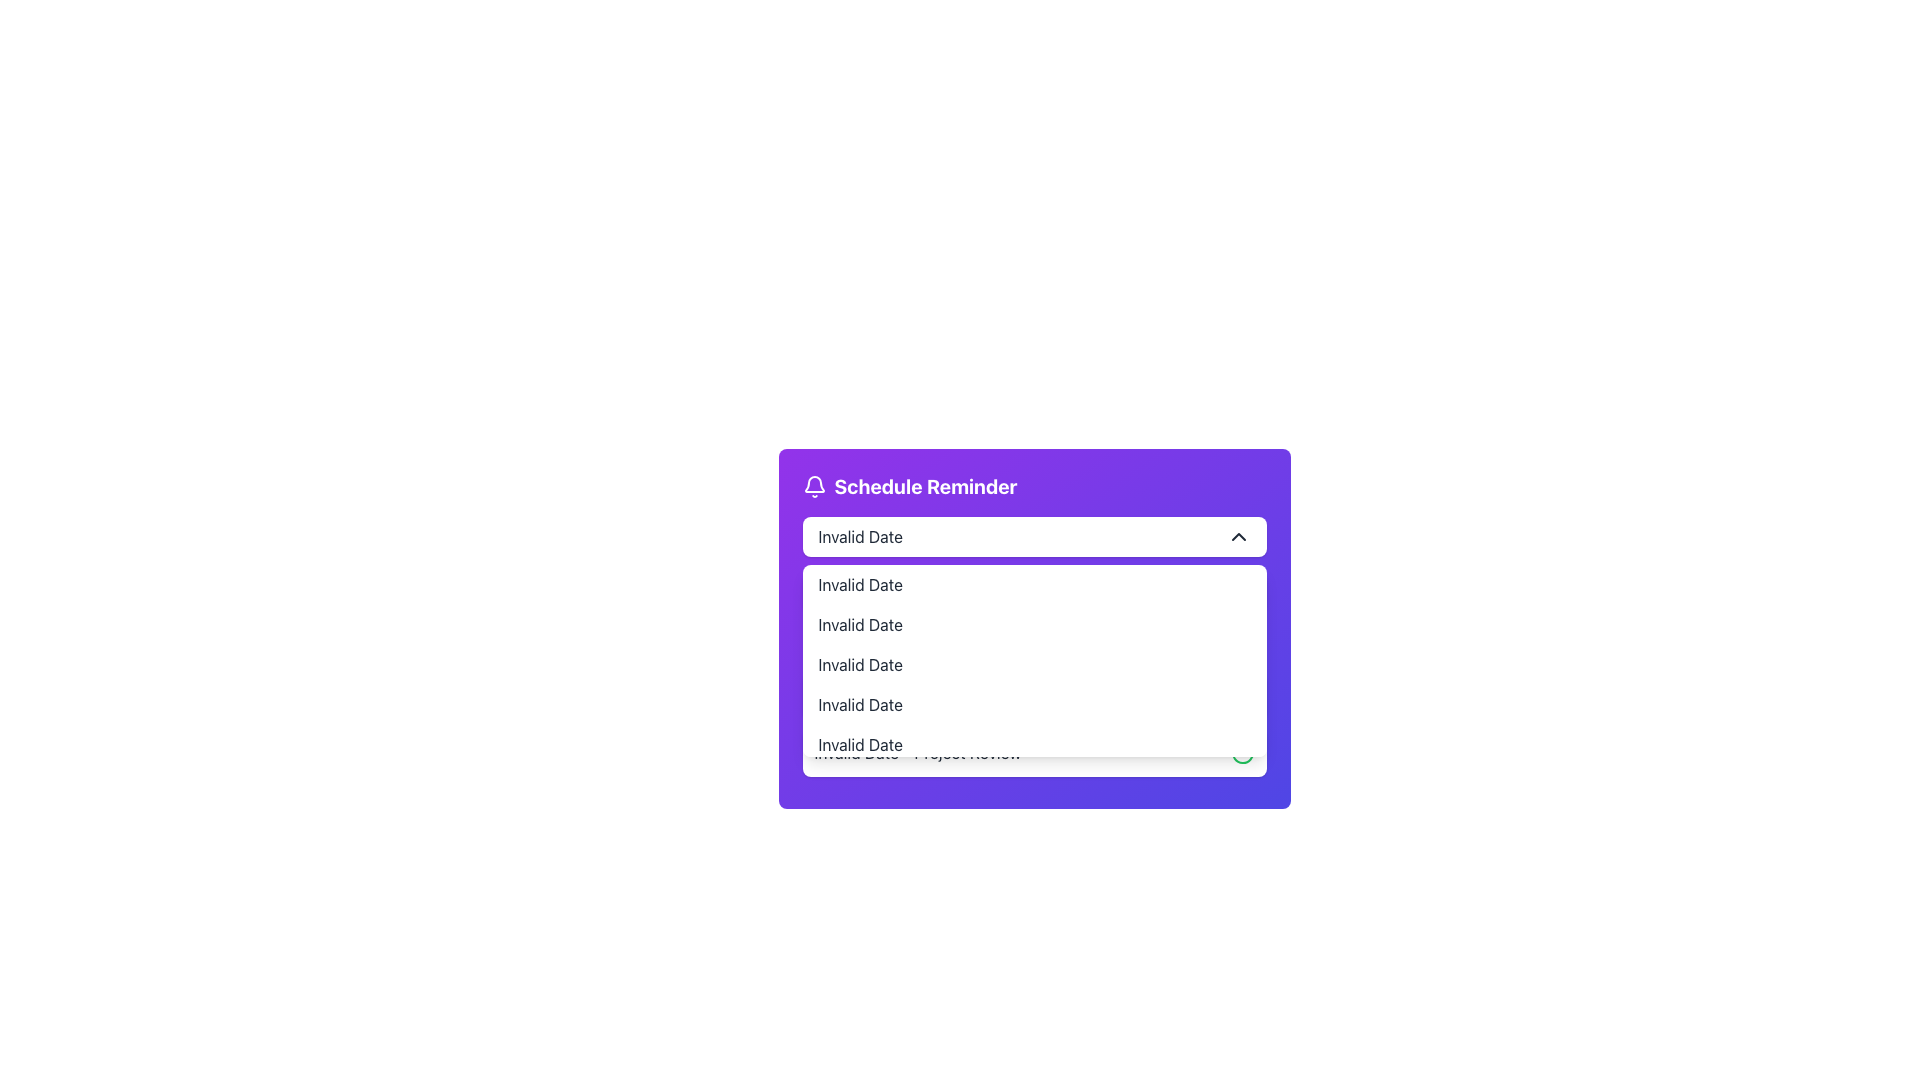 This screenshot has height=1080, width=1920. Describe the element at coordinates (916, 752) in the screenshot. I see `the text label that describes the project review associated with an invalid date in the dropdown menu options` at that location.